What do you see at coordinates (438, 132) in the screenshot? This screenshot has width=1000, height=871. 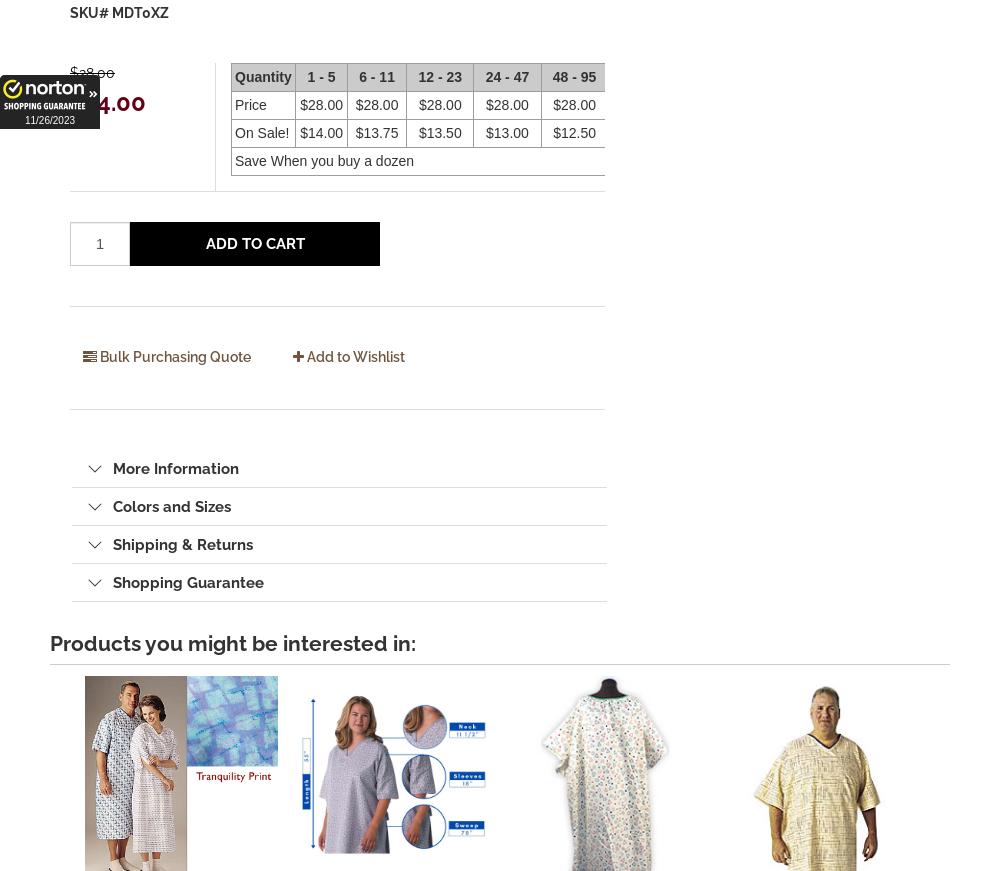 I see `'$13.50'` at bounding box center [438, 132].